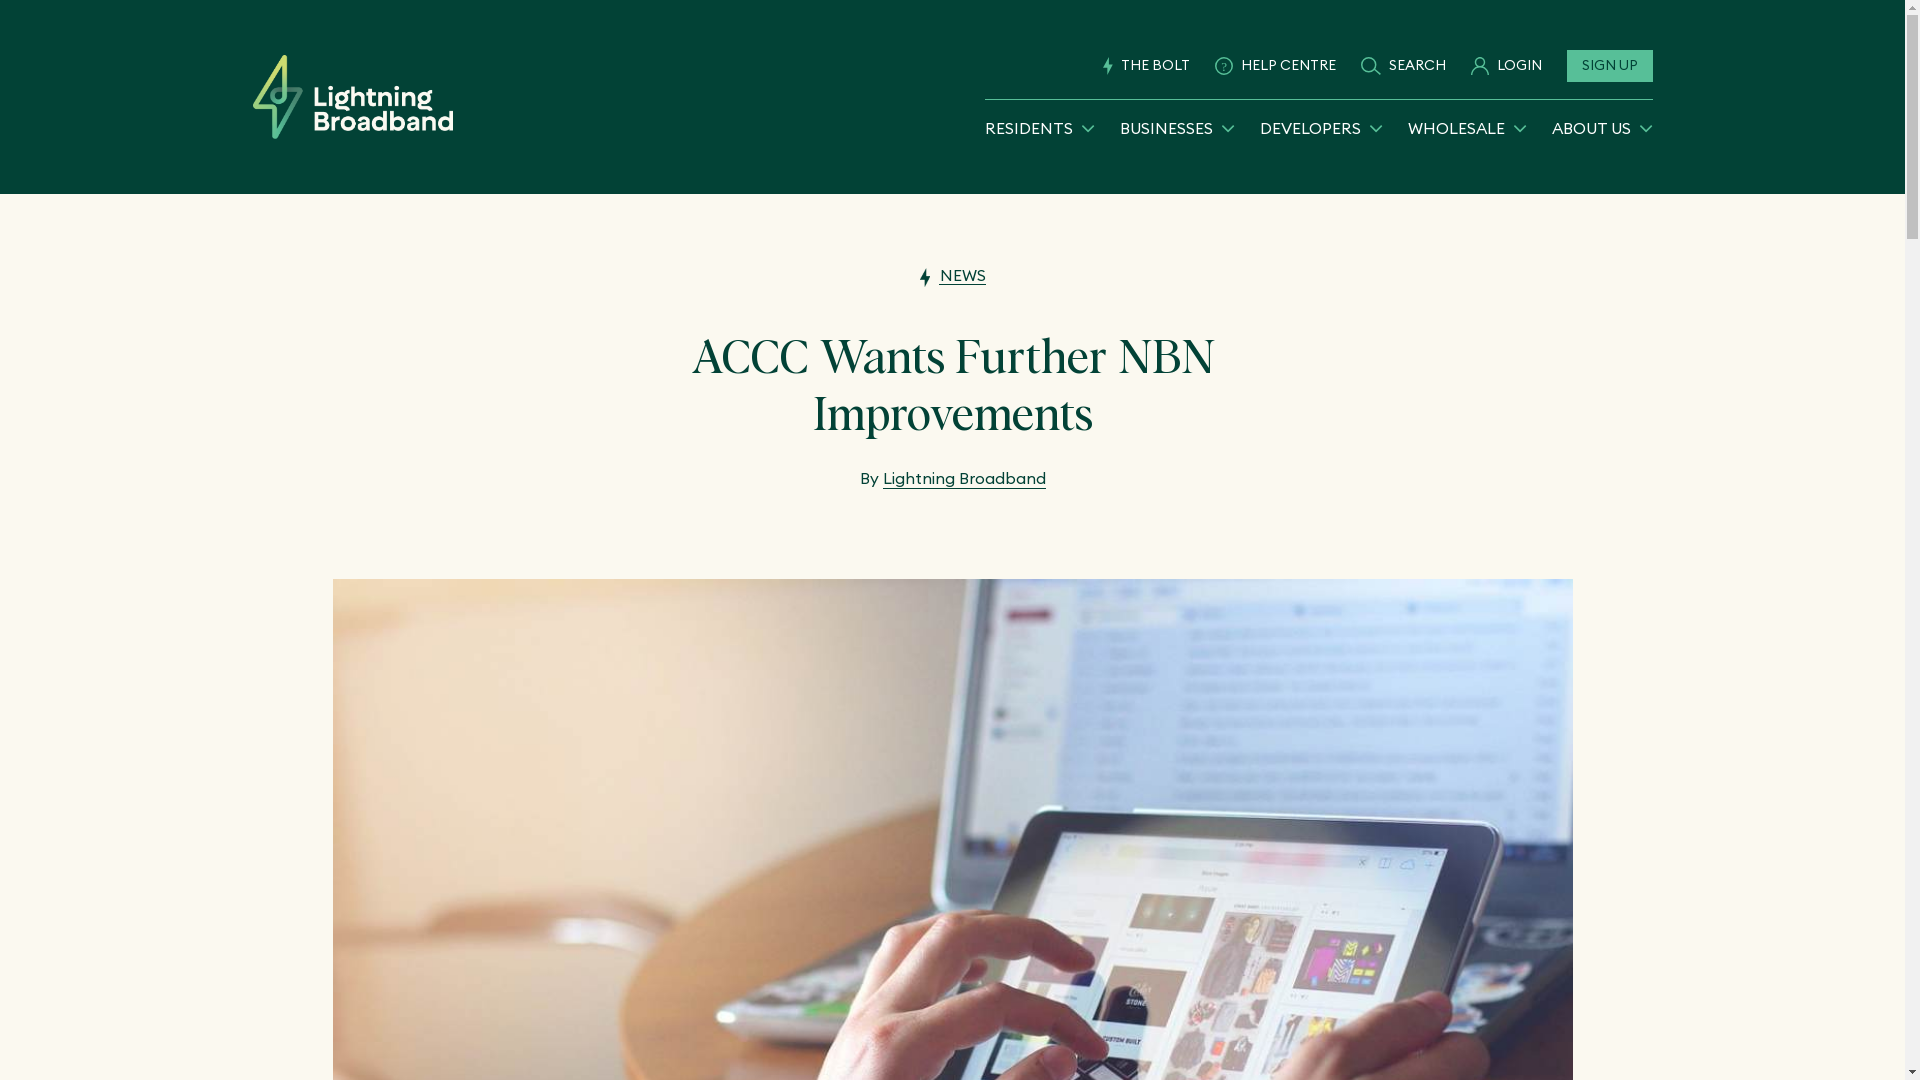 The width and height of the screenshot is (1920, 1080). I want to click on 'BUSINESSES', so click(1118, 128).